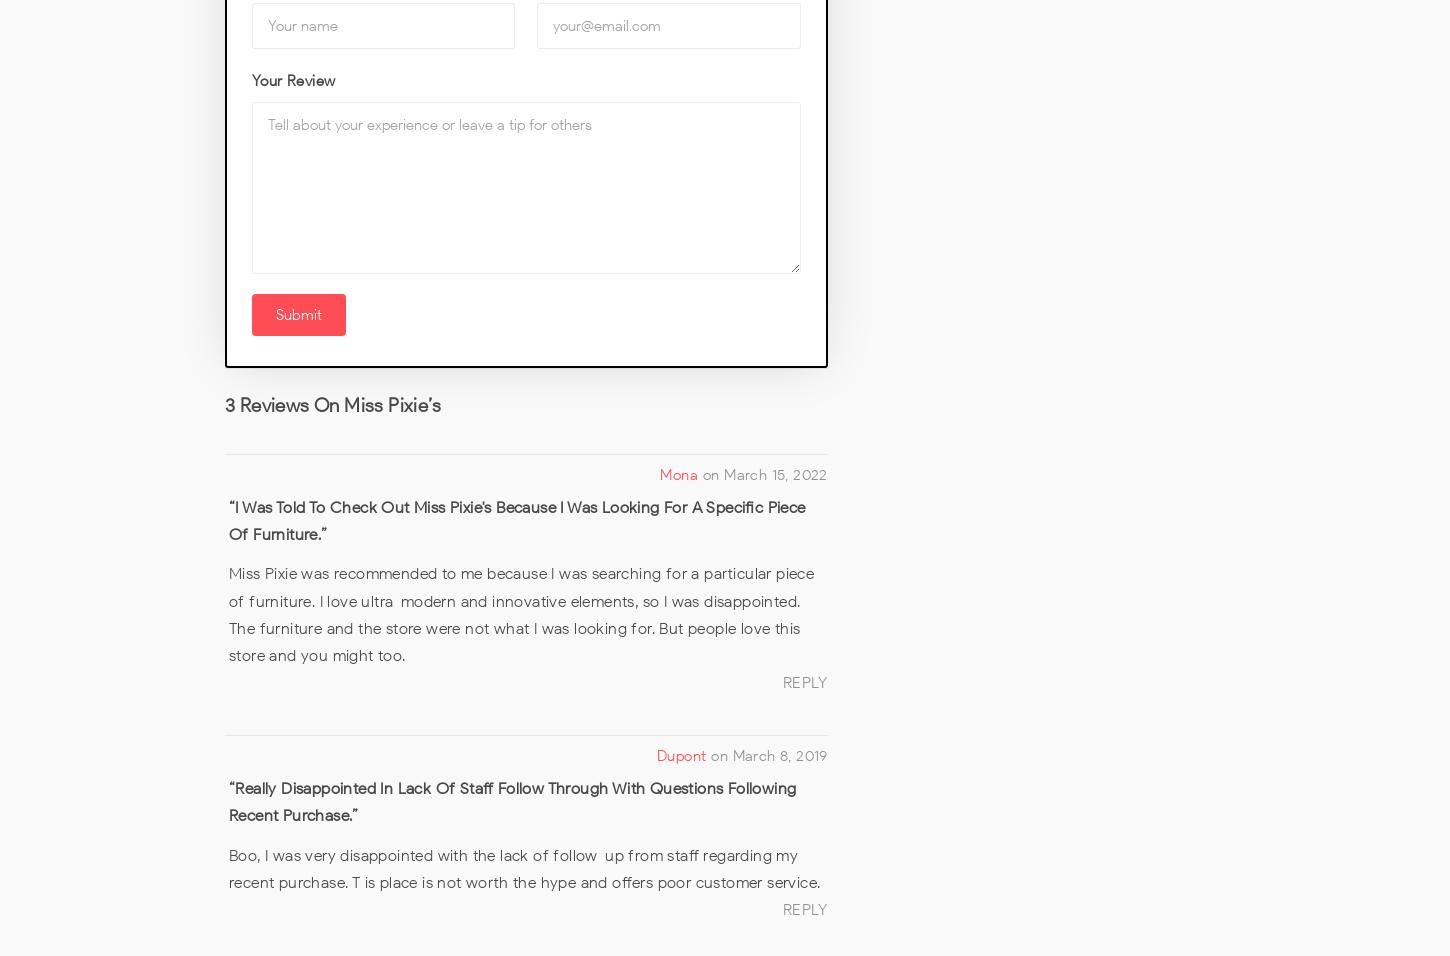 The width and height of the screenshot is (1450, 956). What do you see at coordinates (768, 755) in the screenshot?
I see `'on March 8, 2019'` at bounding box center [768, 755].